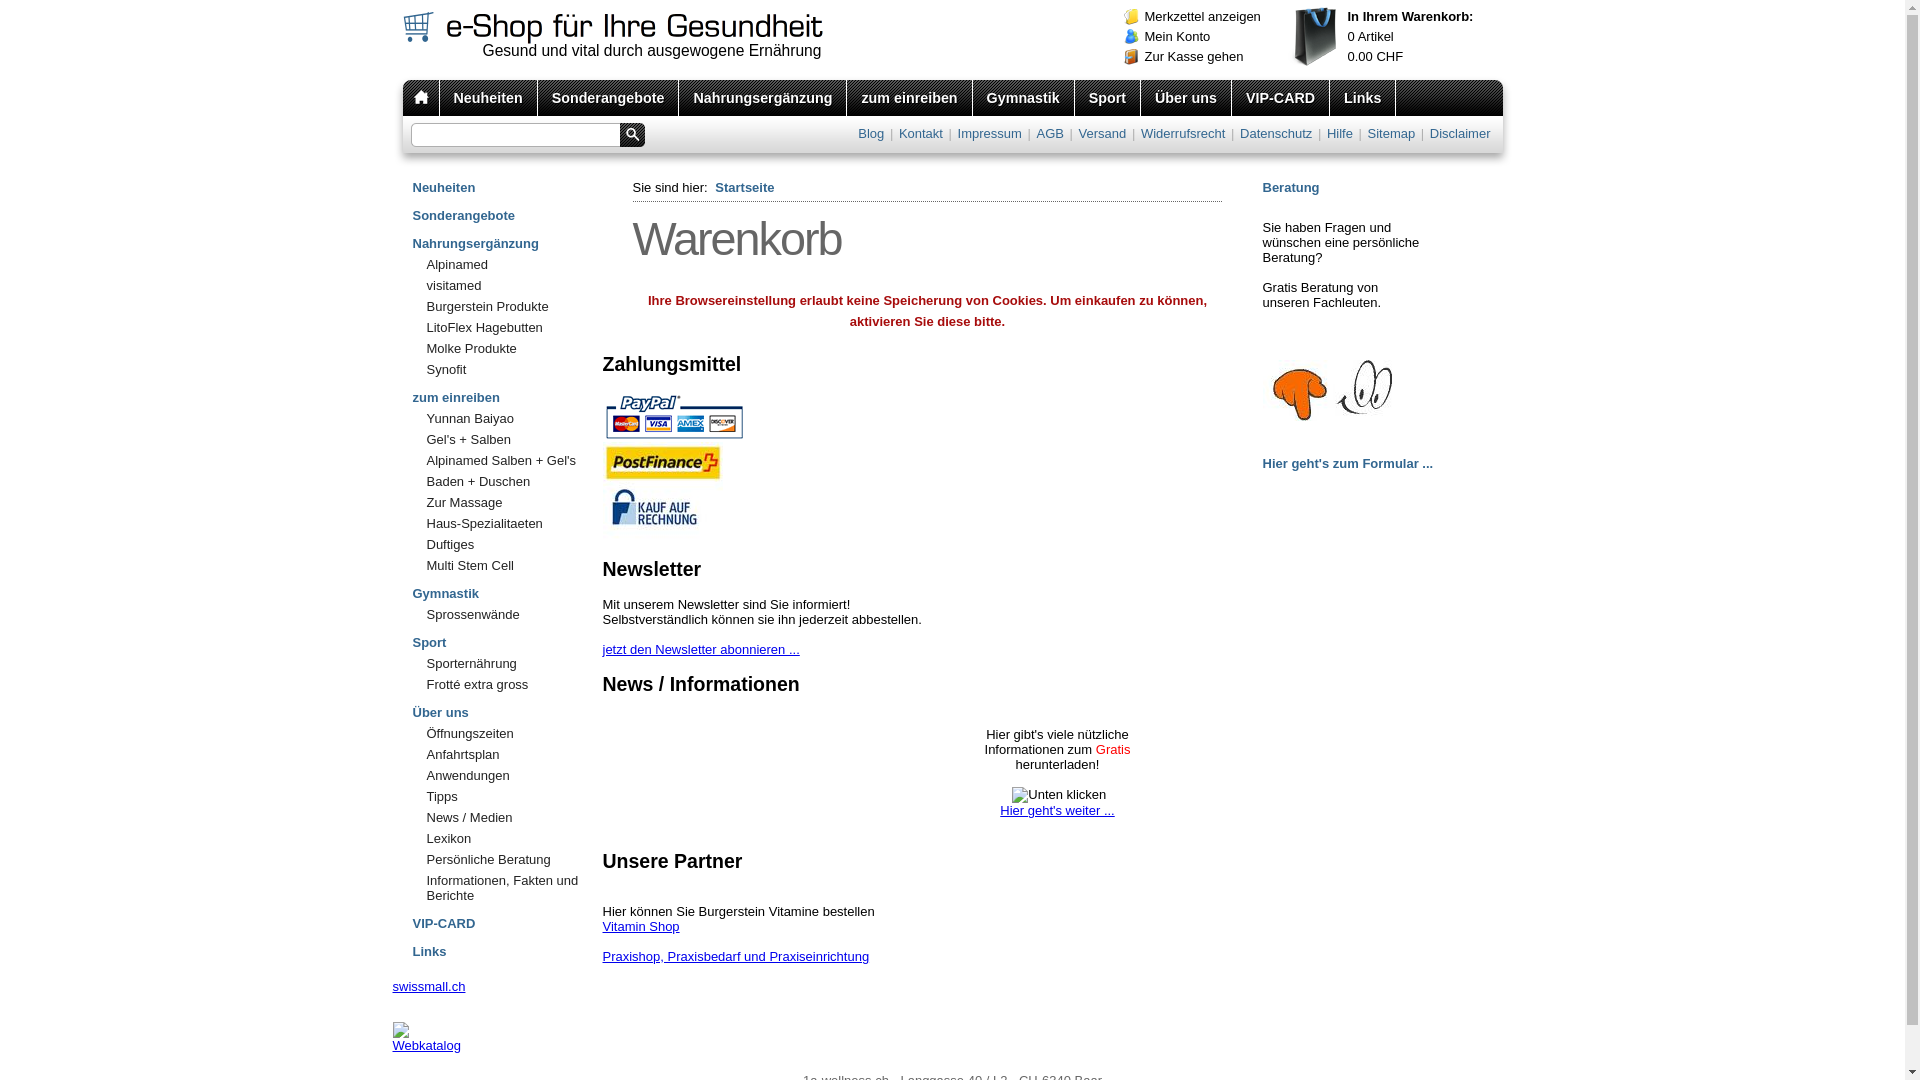  I want to click on 'Anfahrtsplan', so click(507, 754).